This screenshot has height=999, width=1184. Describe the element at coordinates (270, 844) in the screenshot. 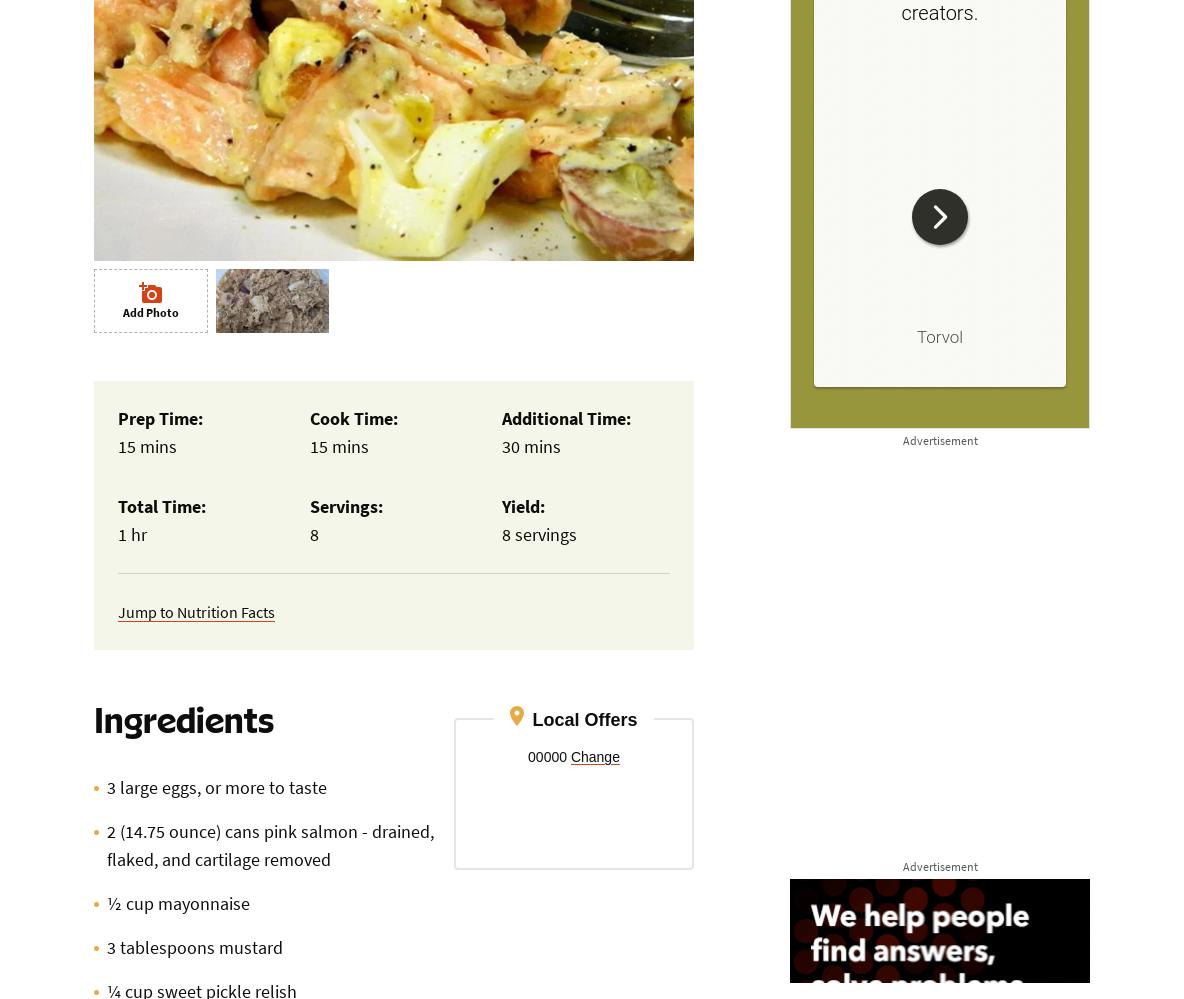

I see `'pink salmon - drained, flaked, and cartilage removed'` at that location.